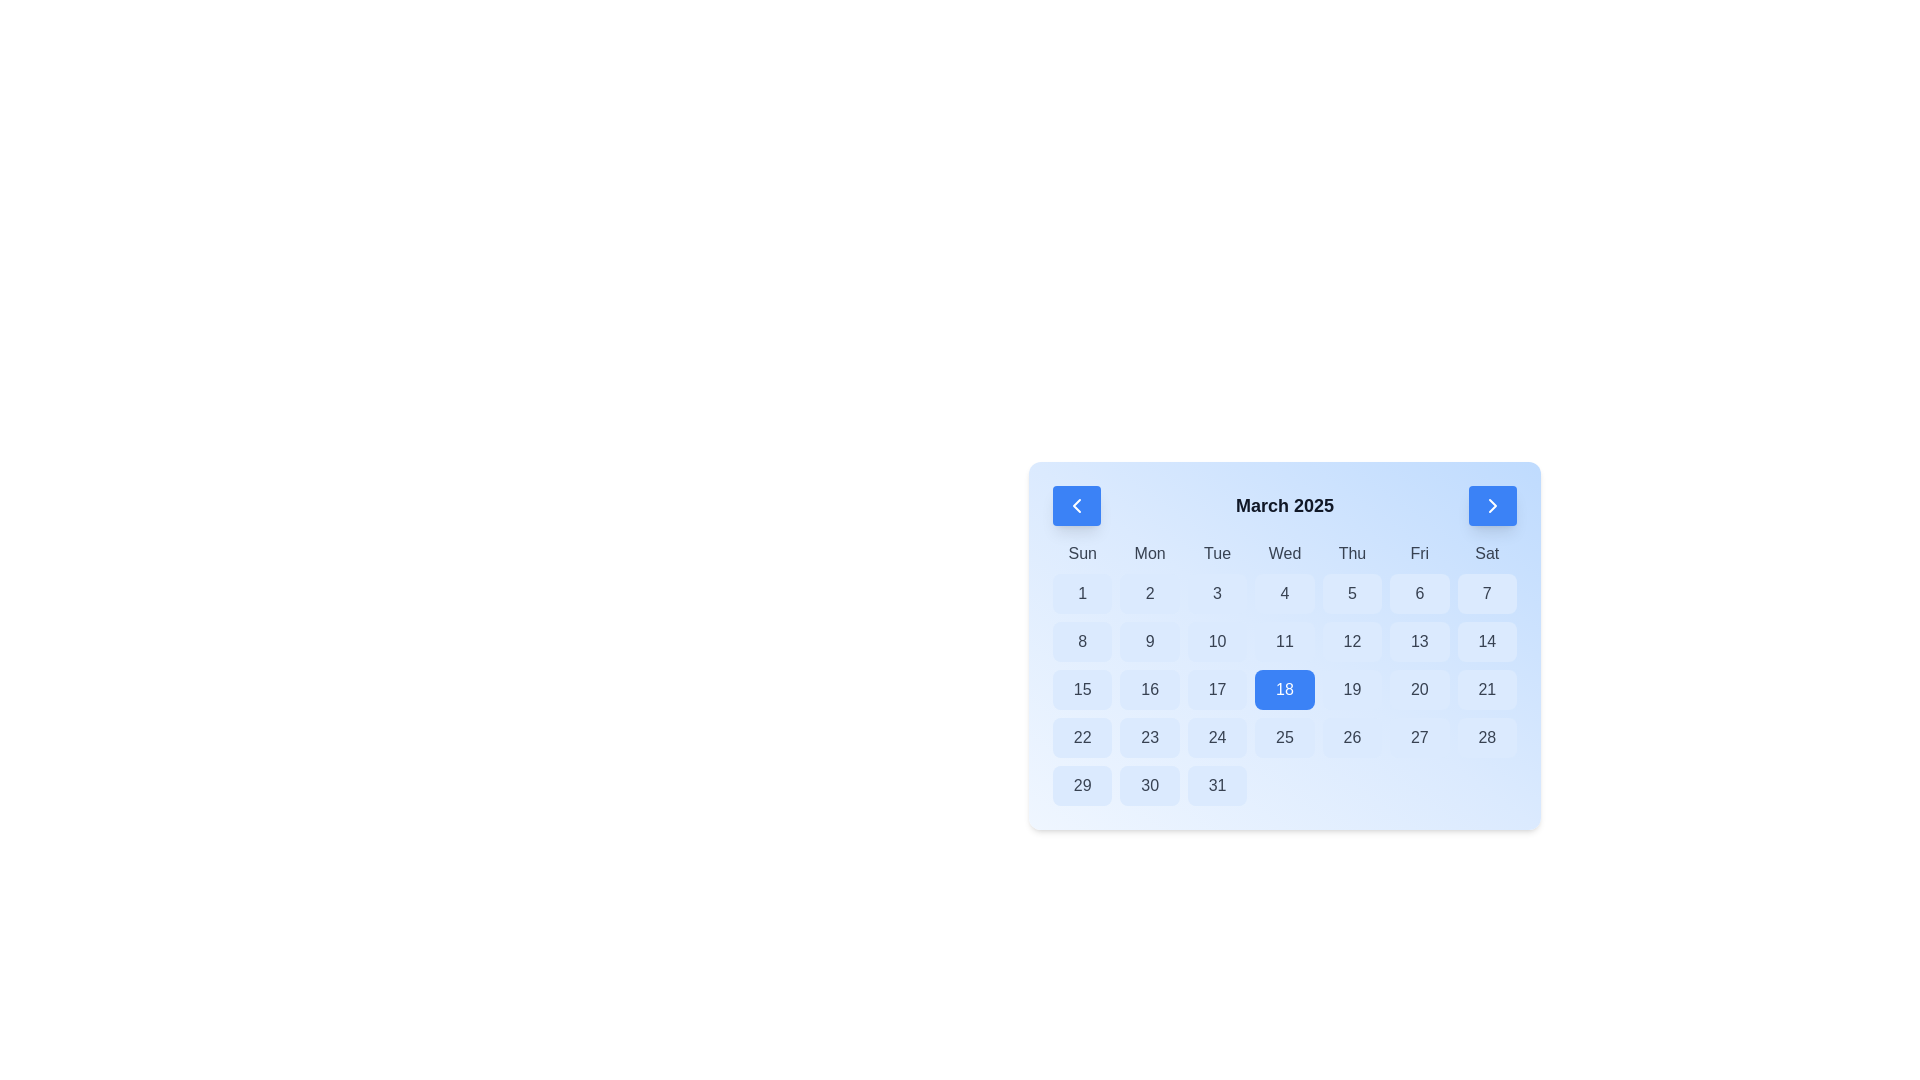 This screenshot has height=1080, width=1920. I want to click on the left-facing chevron icon, which is a minimalist arrowhead pointing left, located at the top-left corner of the calendar interface, so click(1075, 504).